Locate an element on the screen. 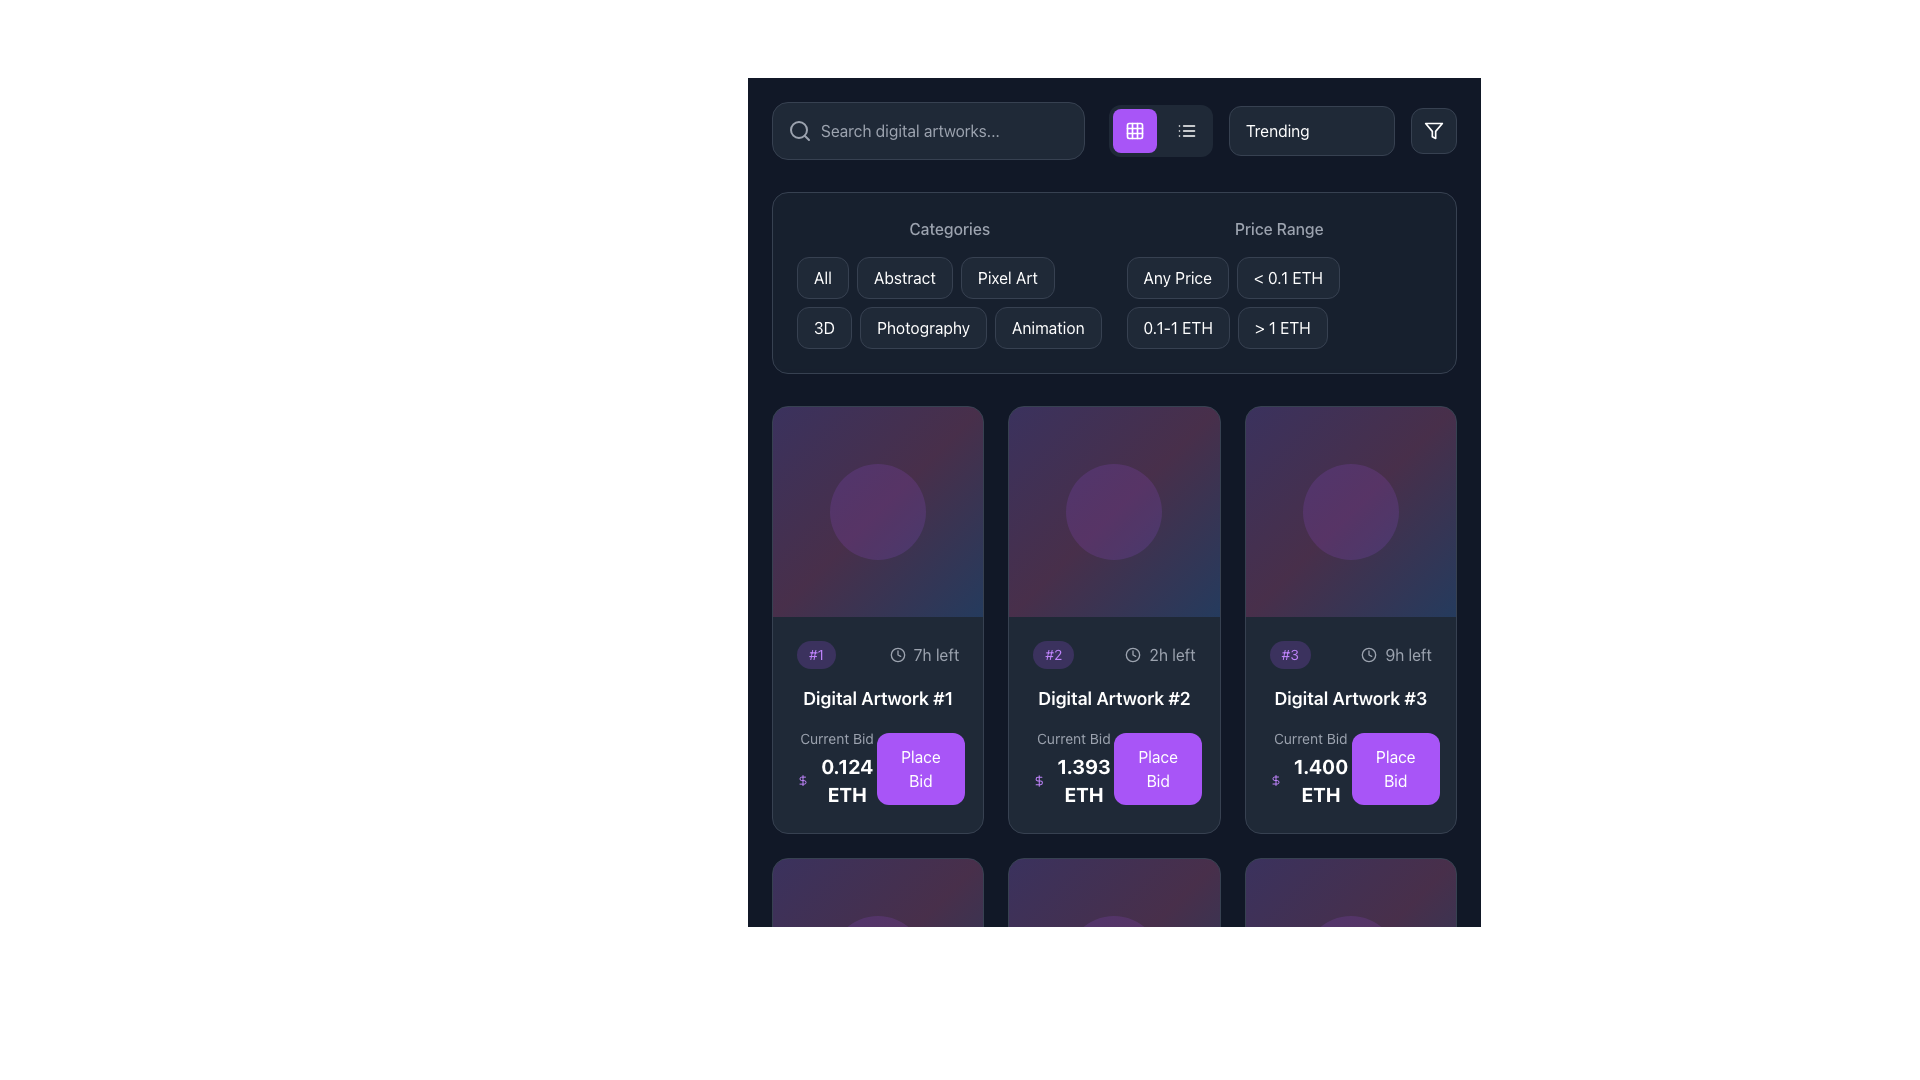 Image resolution: width=1920 pixels, height=1080 pixels. displayed information from the 'Current Bid' text label which shows '1.393 ETH' in larger, bold text, located in the center of the card for 'Digital Artwork #2' is located at coordinates (1072, 768).